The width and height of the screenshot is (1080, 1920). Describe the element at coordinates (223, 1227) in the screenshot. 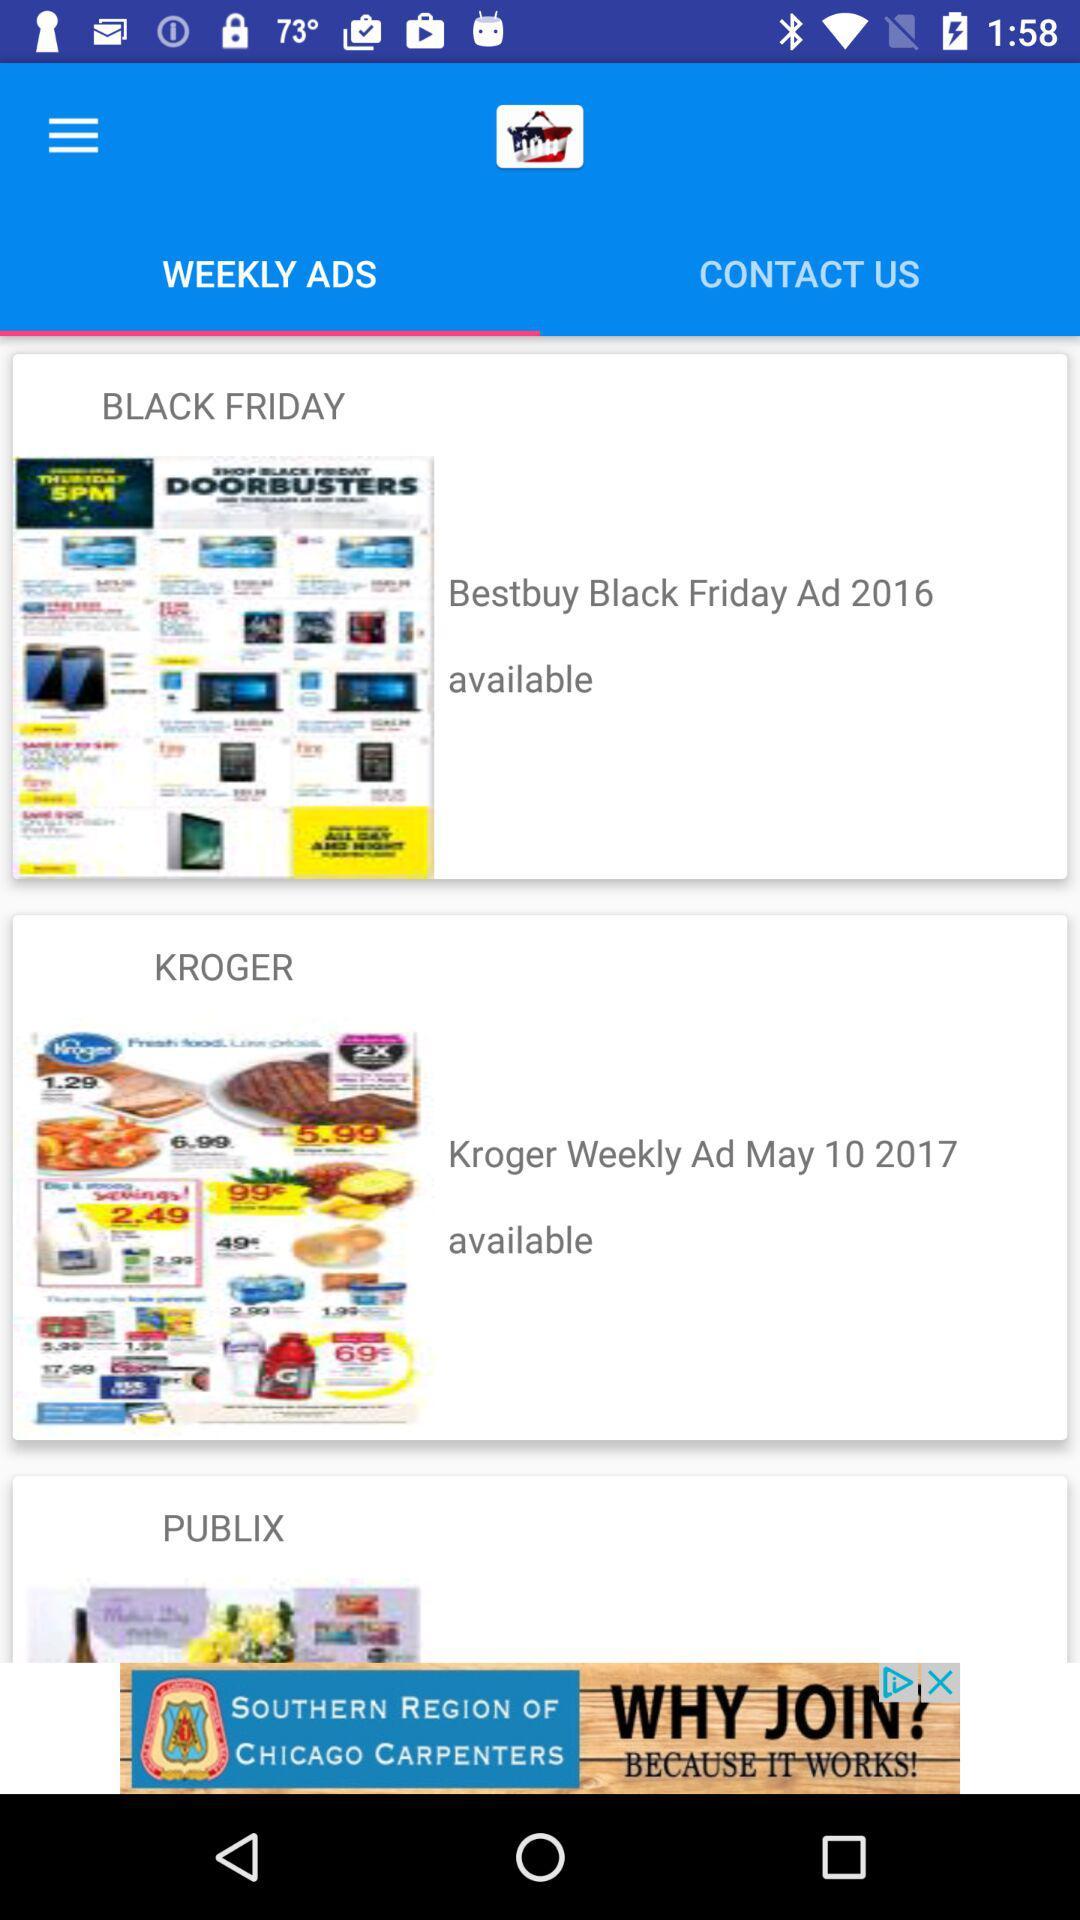

I see `the image below kroger` at that location.